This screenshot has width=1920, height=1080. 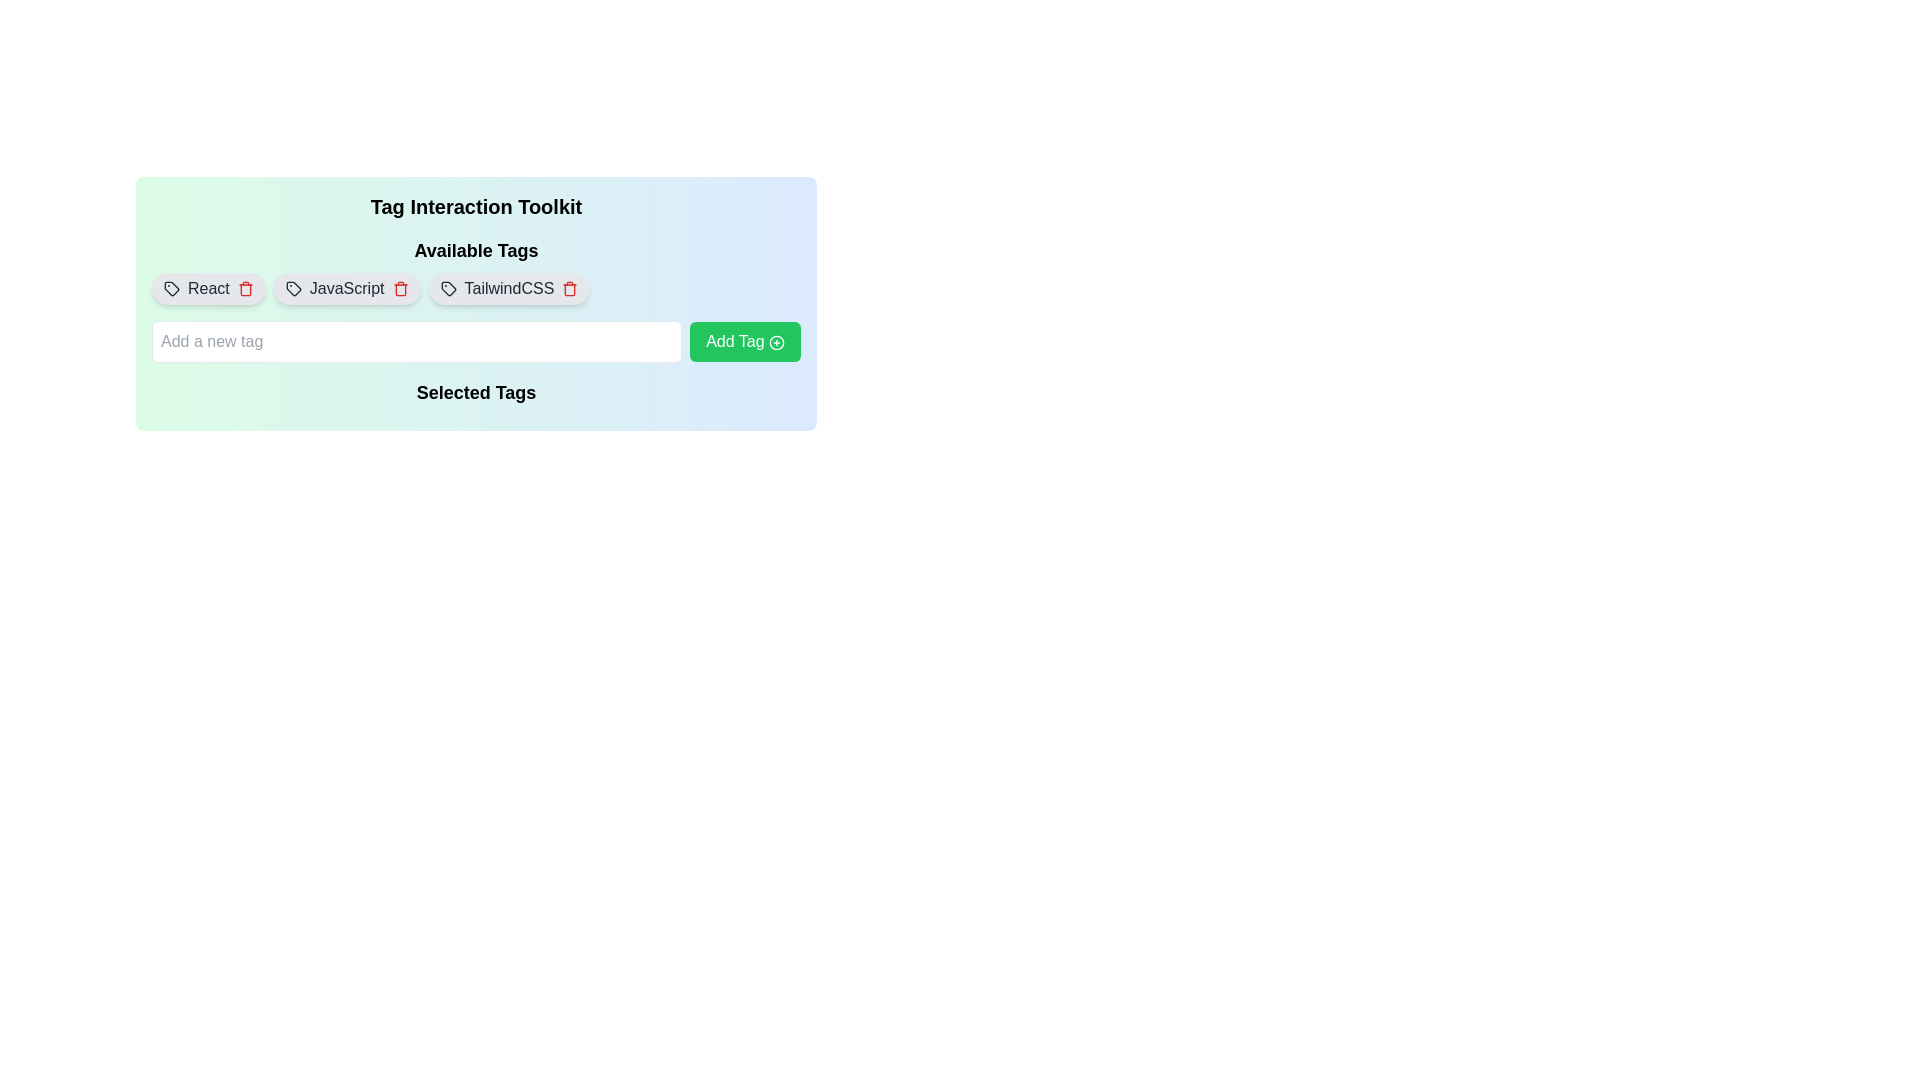 What do you see at coordinates (400, 290) in the screenshot?
I see `the 'delete' button represented by a trash can icon located in the 'Available Tags' section, adjacent to the 'JavaScript' tag text` at bounding box center [400, 290].